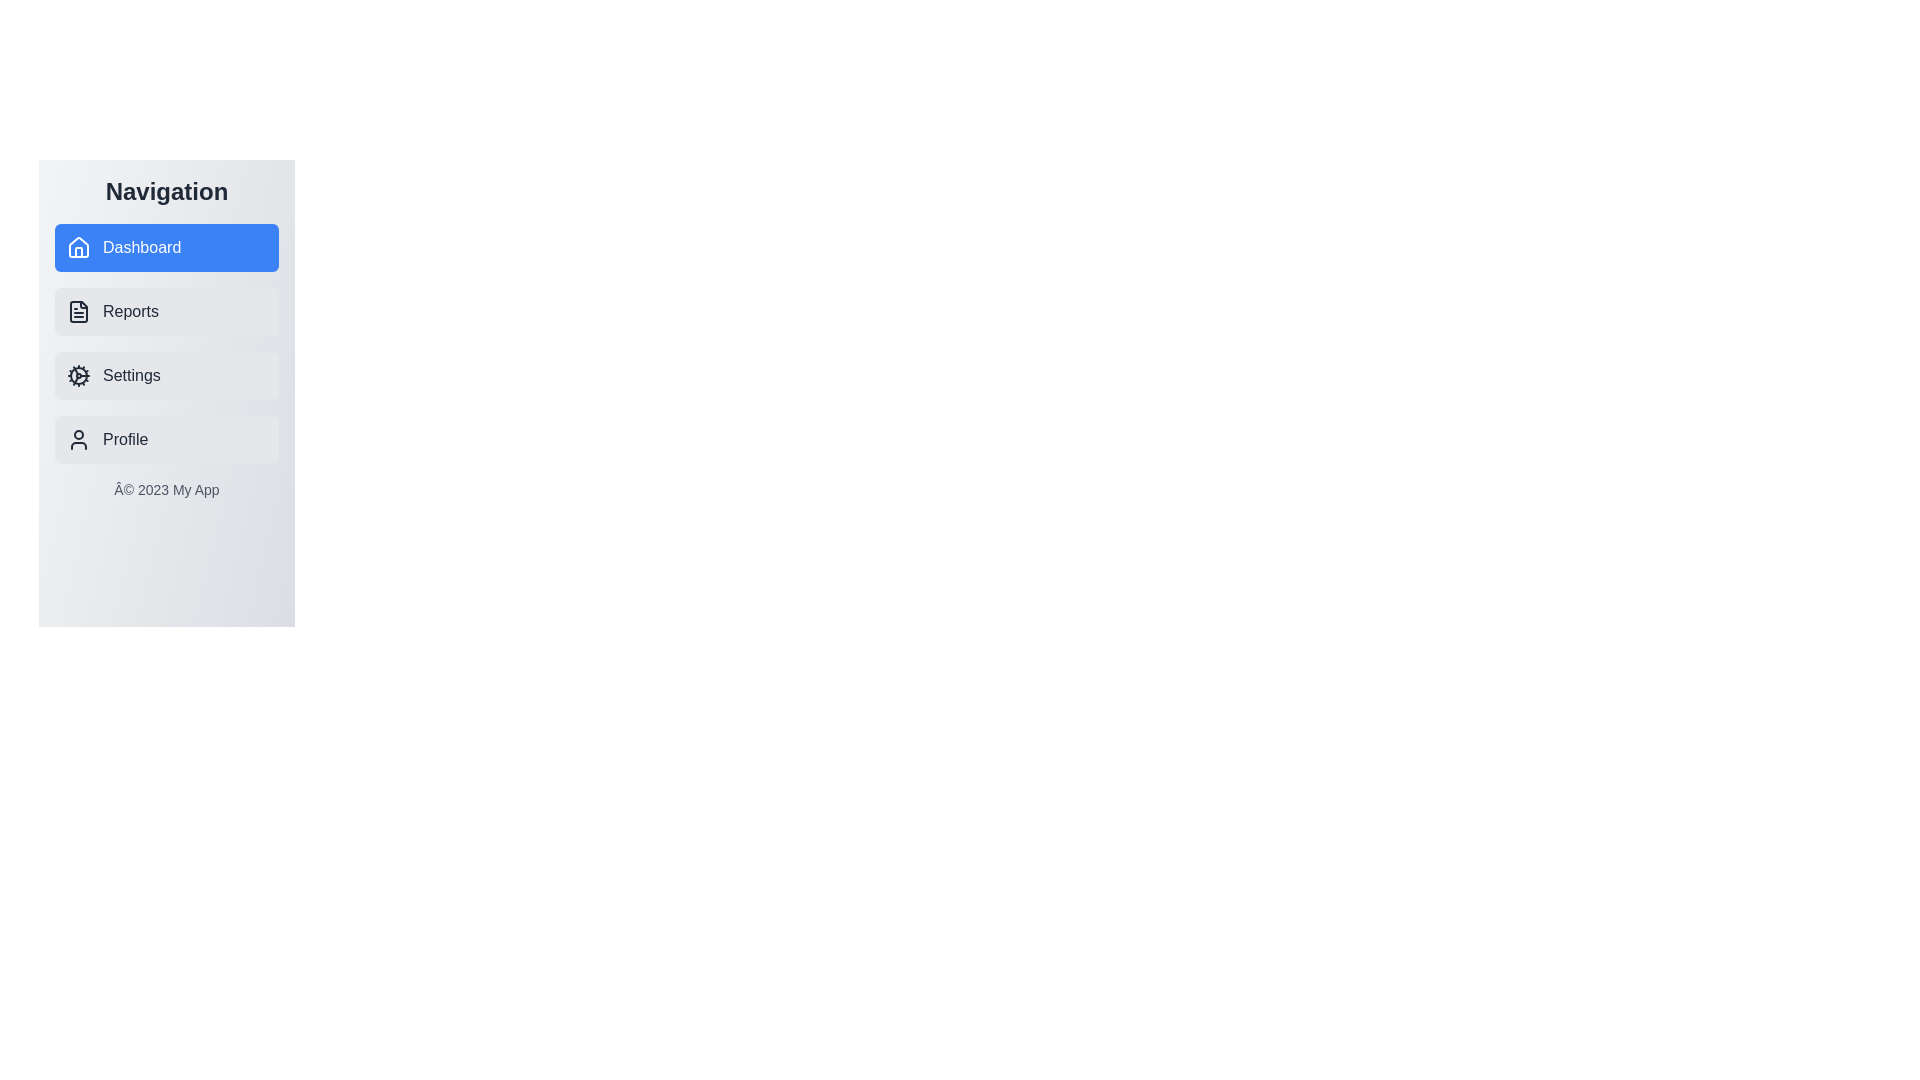 This screenshot has height=1080, width=1920. What do you see at coordinates (78, 438) in the screenshot?
I see `the user icon at the beginning of the 'Profile' row in the navigation menu, which is a simple outline of a person with a circular head and a semi-oval torso` at bounding box center [78, 438].